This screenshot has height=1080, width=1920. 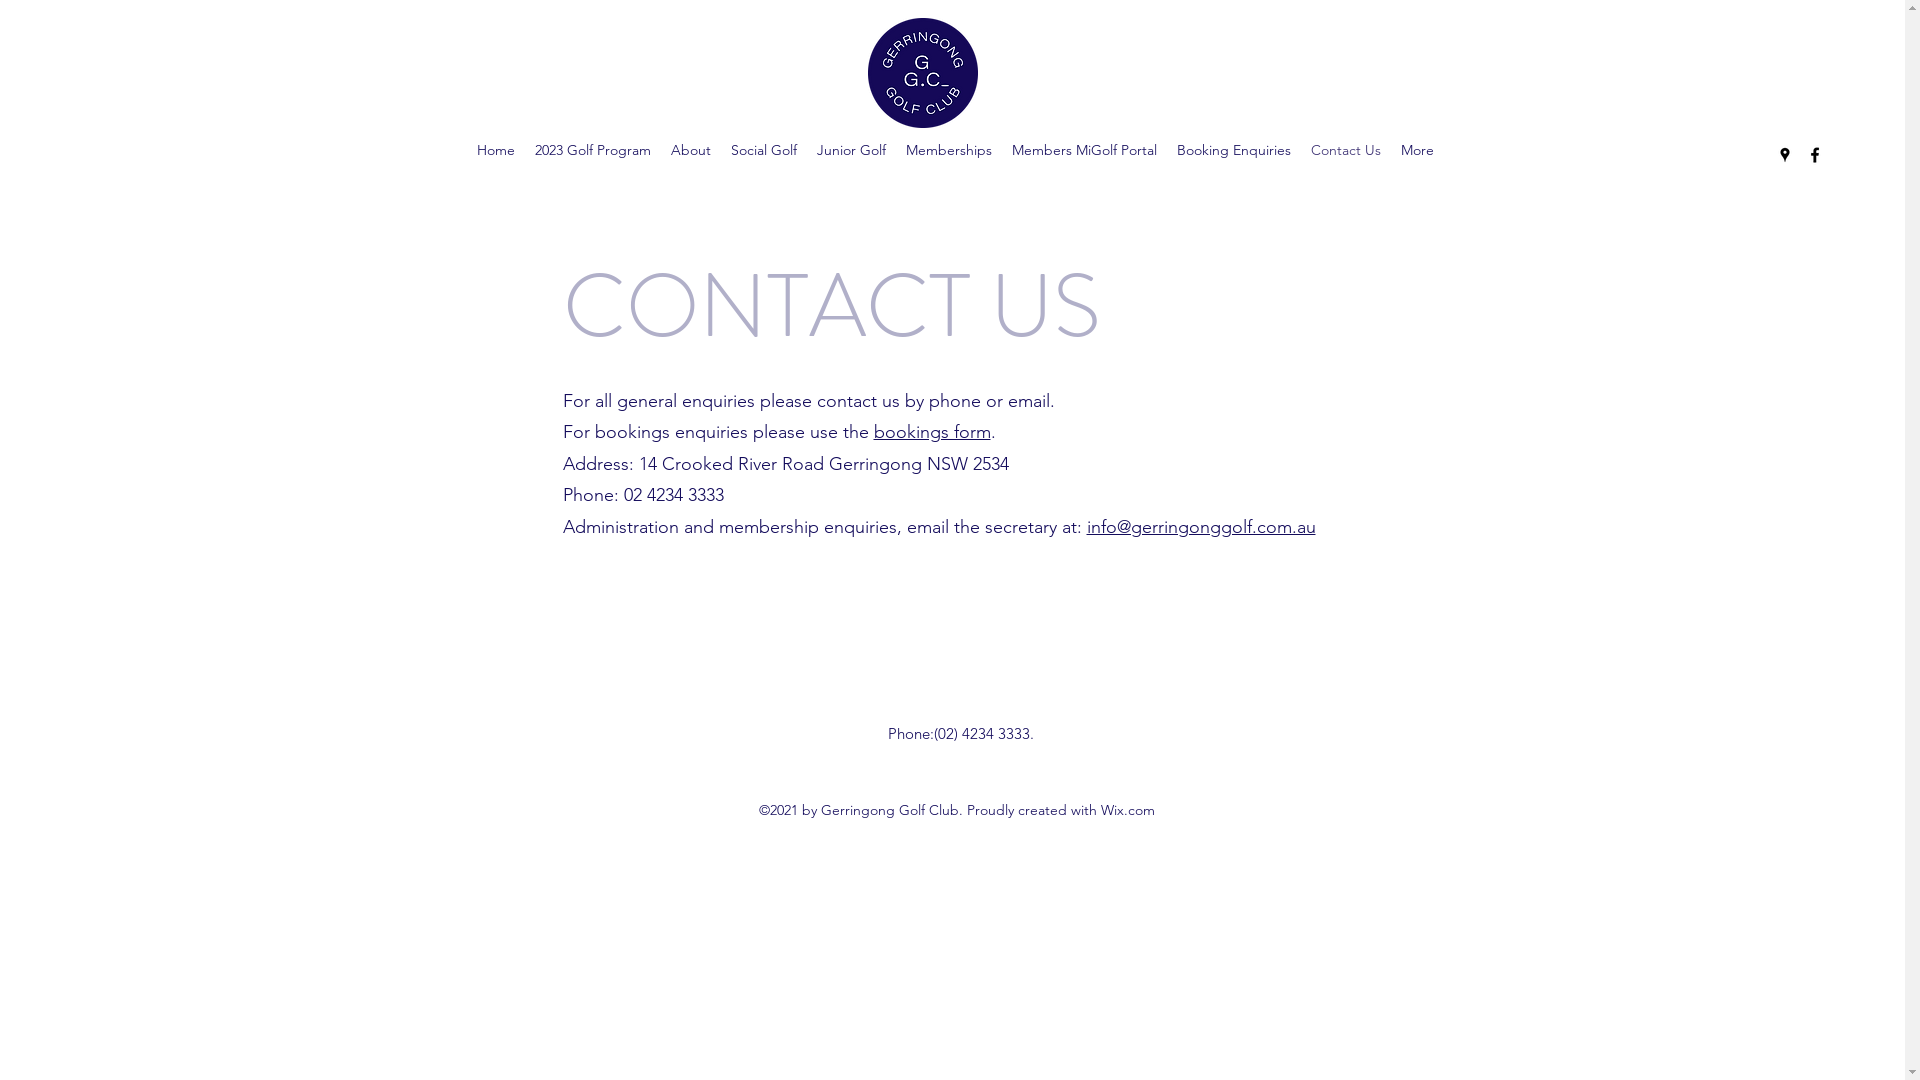 What do you see at coordinates (1200, 526) in the screenshot?
I see `'info@gerringonggolf.com.au'` at bounding box center [1200, 526].